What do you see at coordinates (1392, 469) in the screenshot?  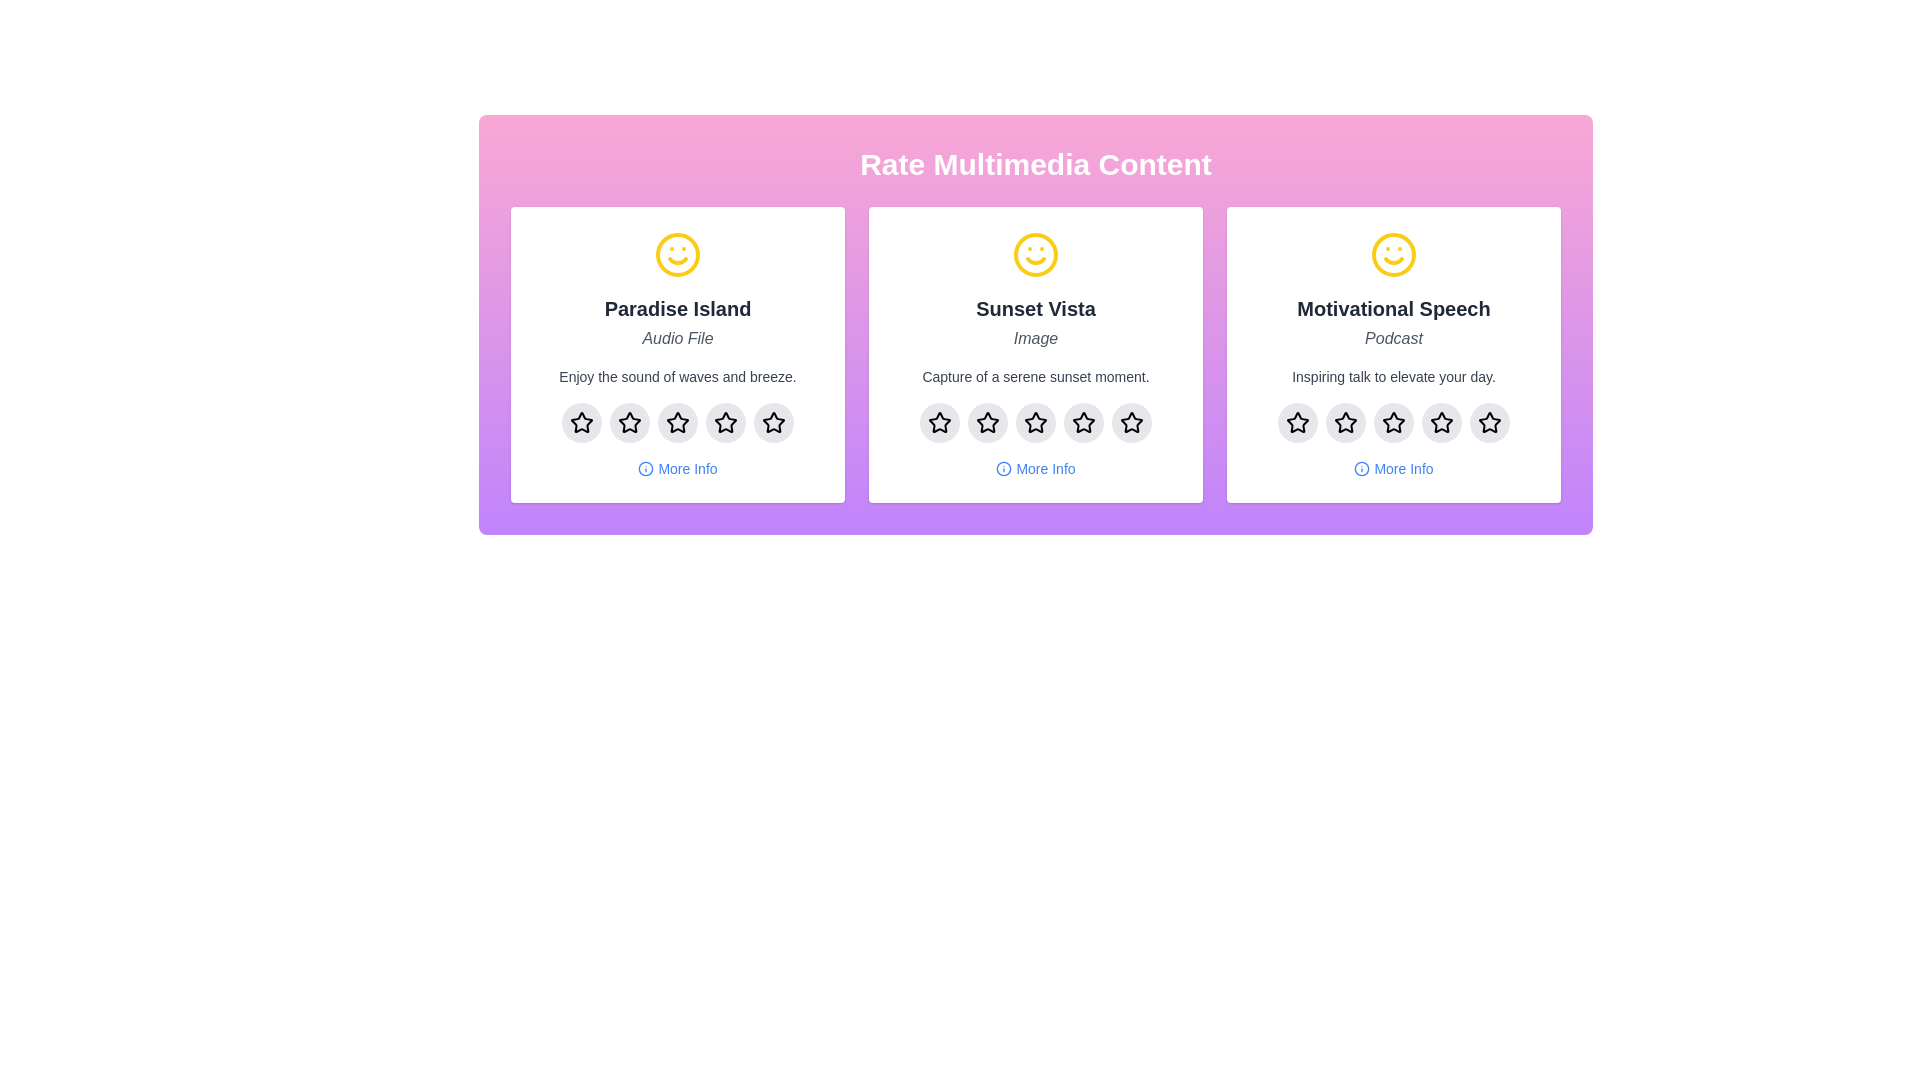 I see `'More Info' button for the multimedia item with the title Motivational Speech` at bounding box center [1392, 469].